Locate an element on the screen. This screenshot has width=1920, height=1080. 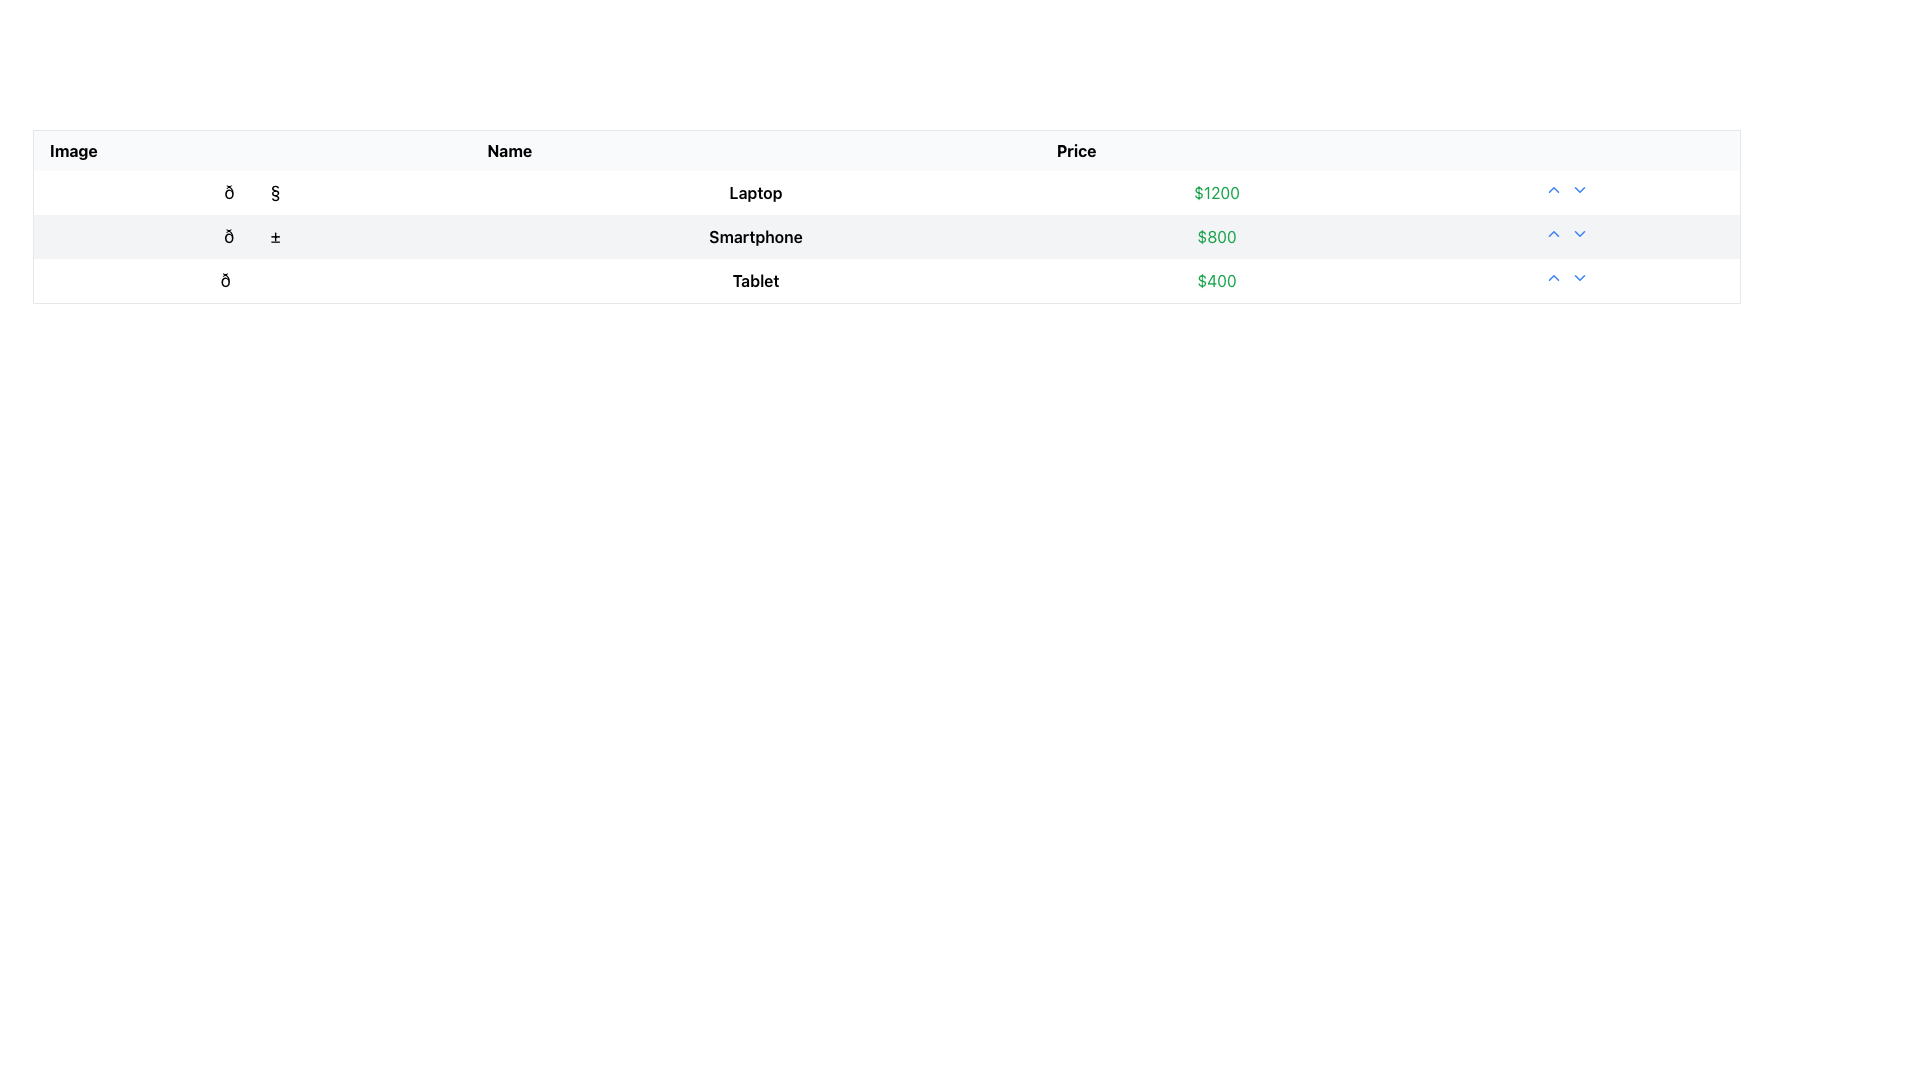
text label identifying the item located in the second column of the first row of the table, positioned between an icon and a price is located at coordinates (755, 192).